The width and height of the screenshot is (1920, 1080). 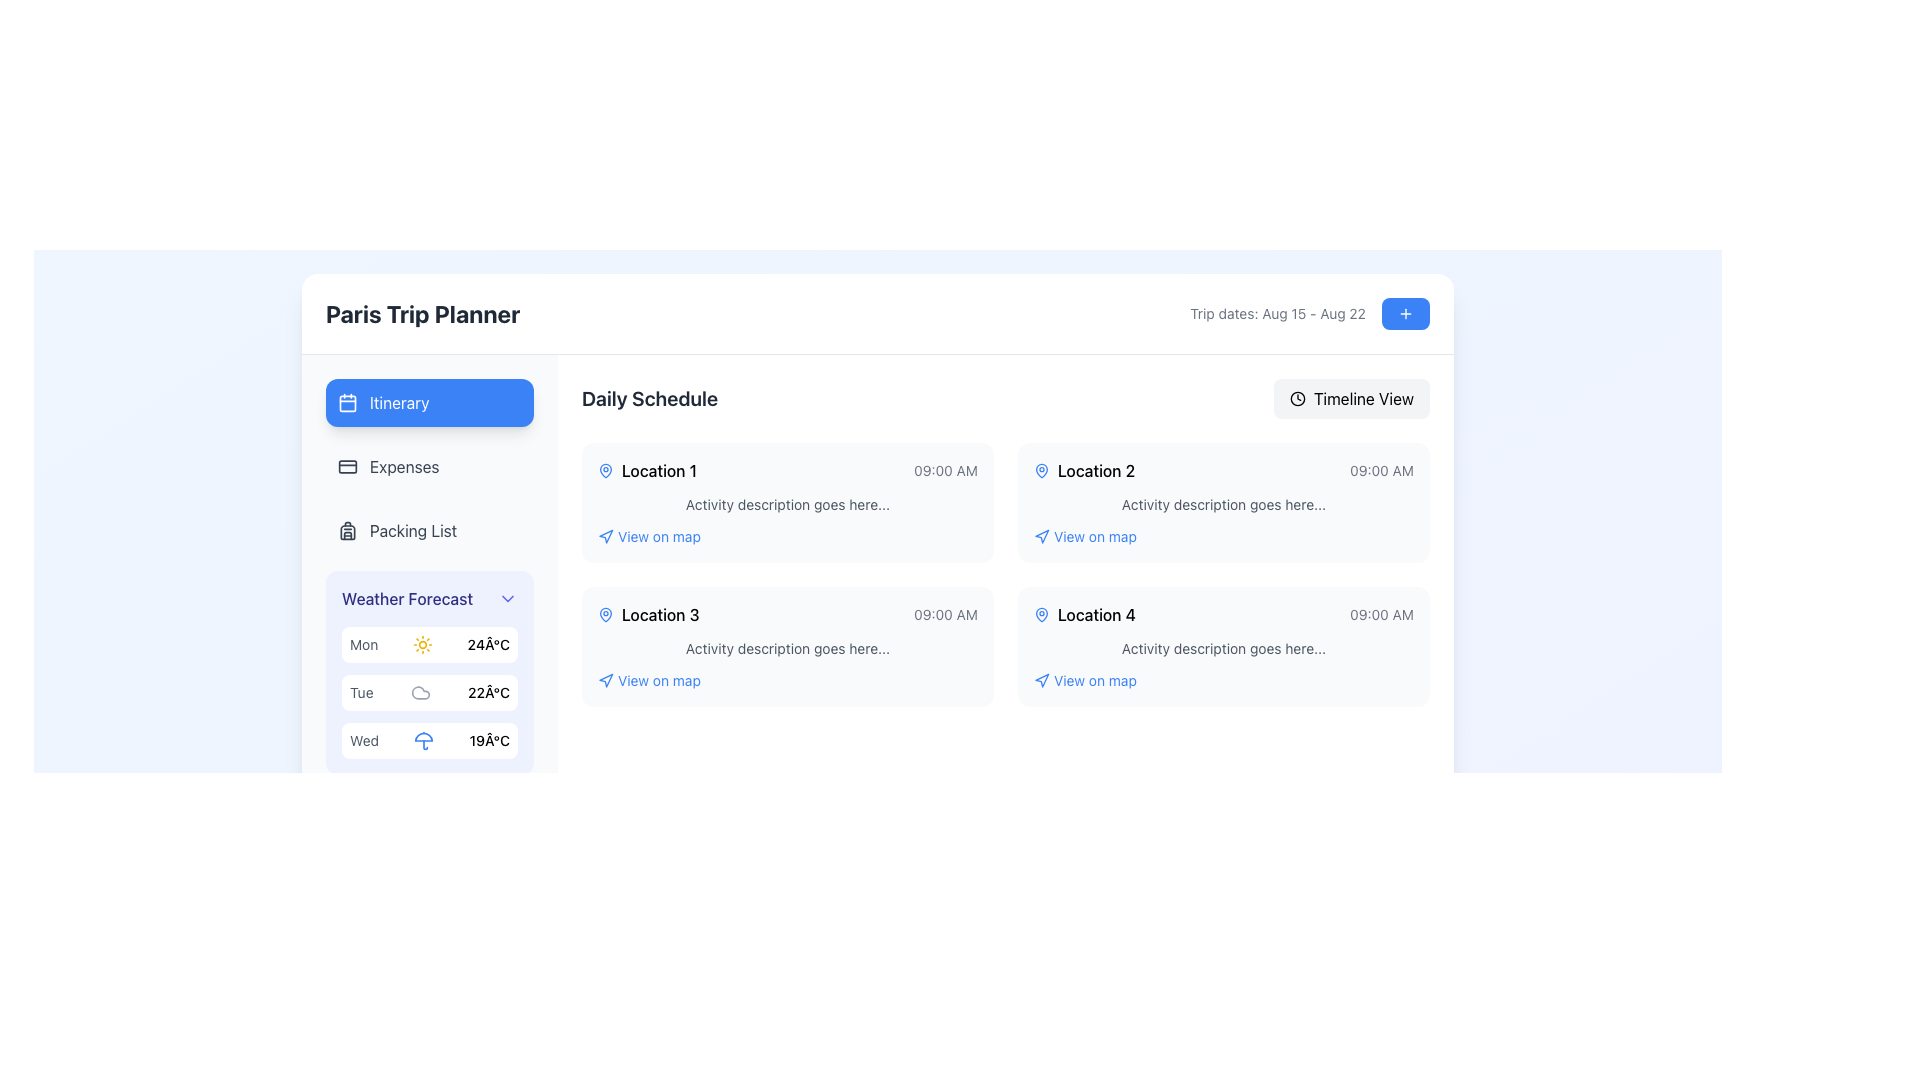 I want to click on the 'Timeline View' button located on the right side of the 'Daily Schedule' header, so click(x=1351, y=398).